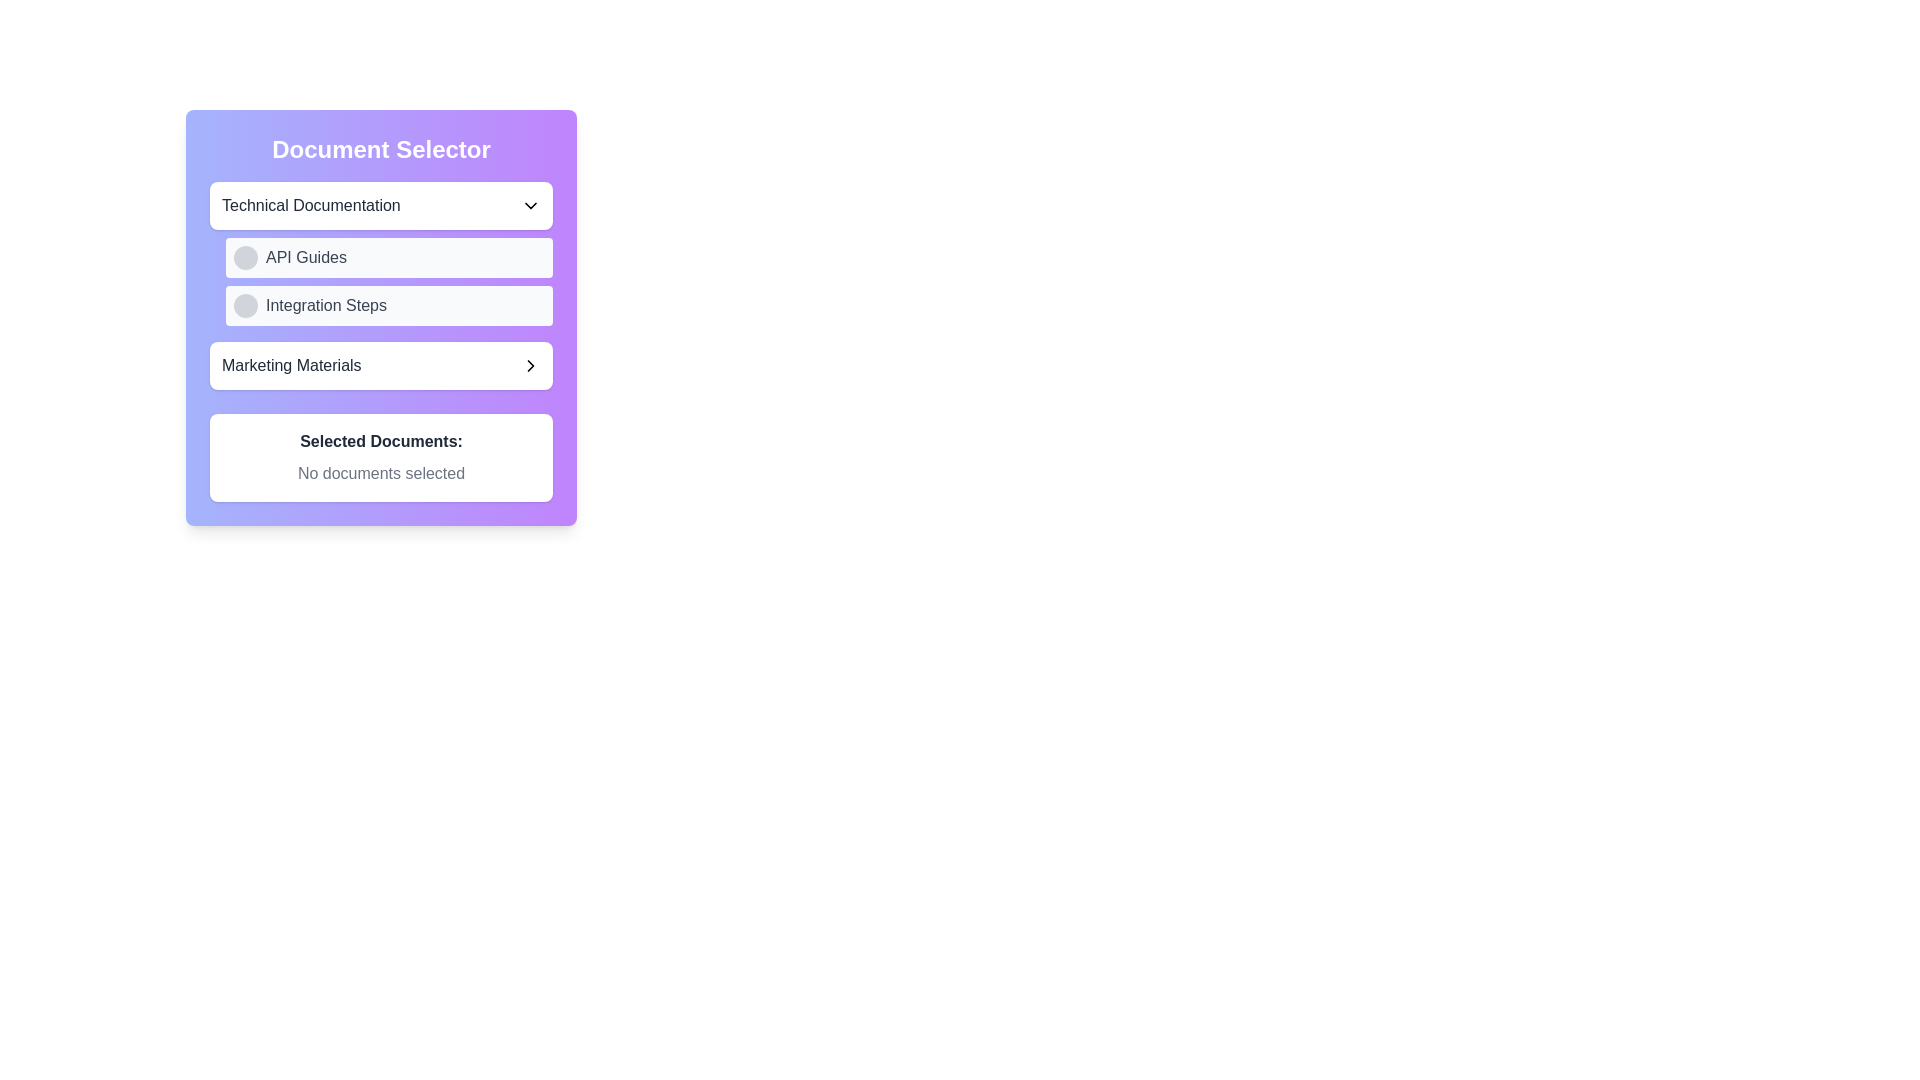 This screenshot has width=1920, height=1080. What do you see at coordinates (531, 205) in the screenshot?
I see `the downward-pointing chevron icon located on the right side of the 'Technical Documentation' label in the 'Document Selector' interface` at bounding box center [531, 205].